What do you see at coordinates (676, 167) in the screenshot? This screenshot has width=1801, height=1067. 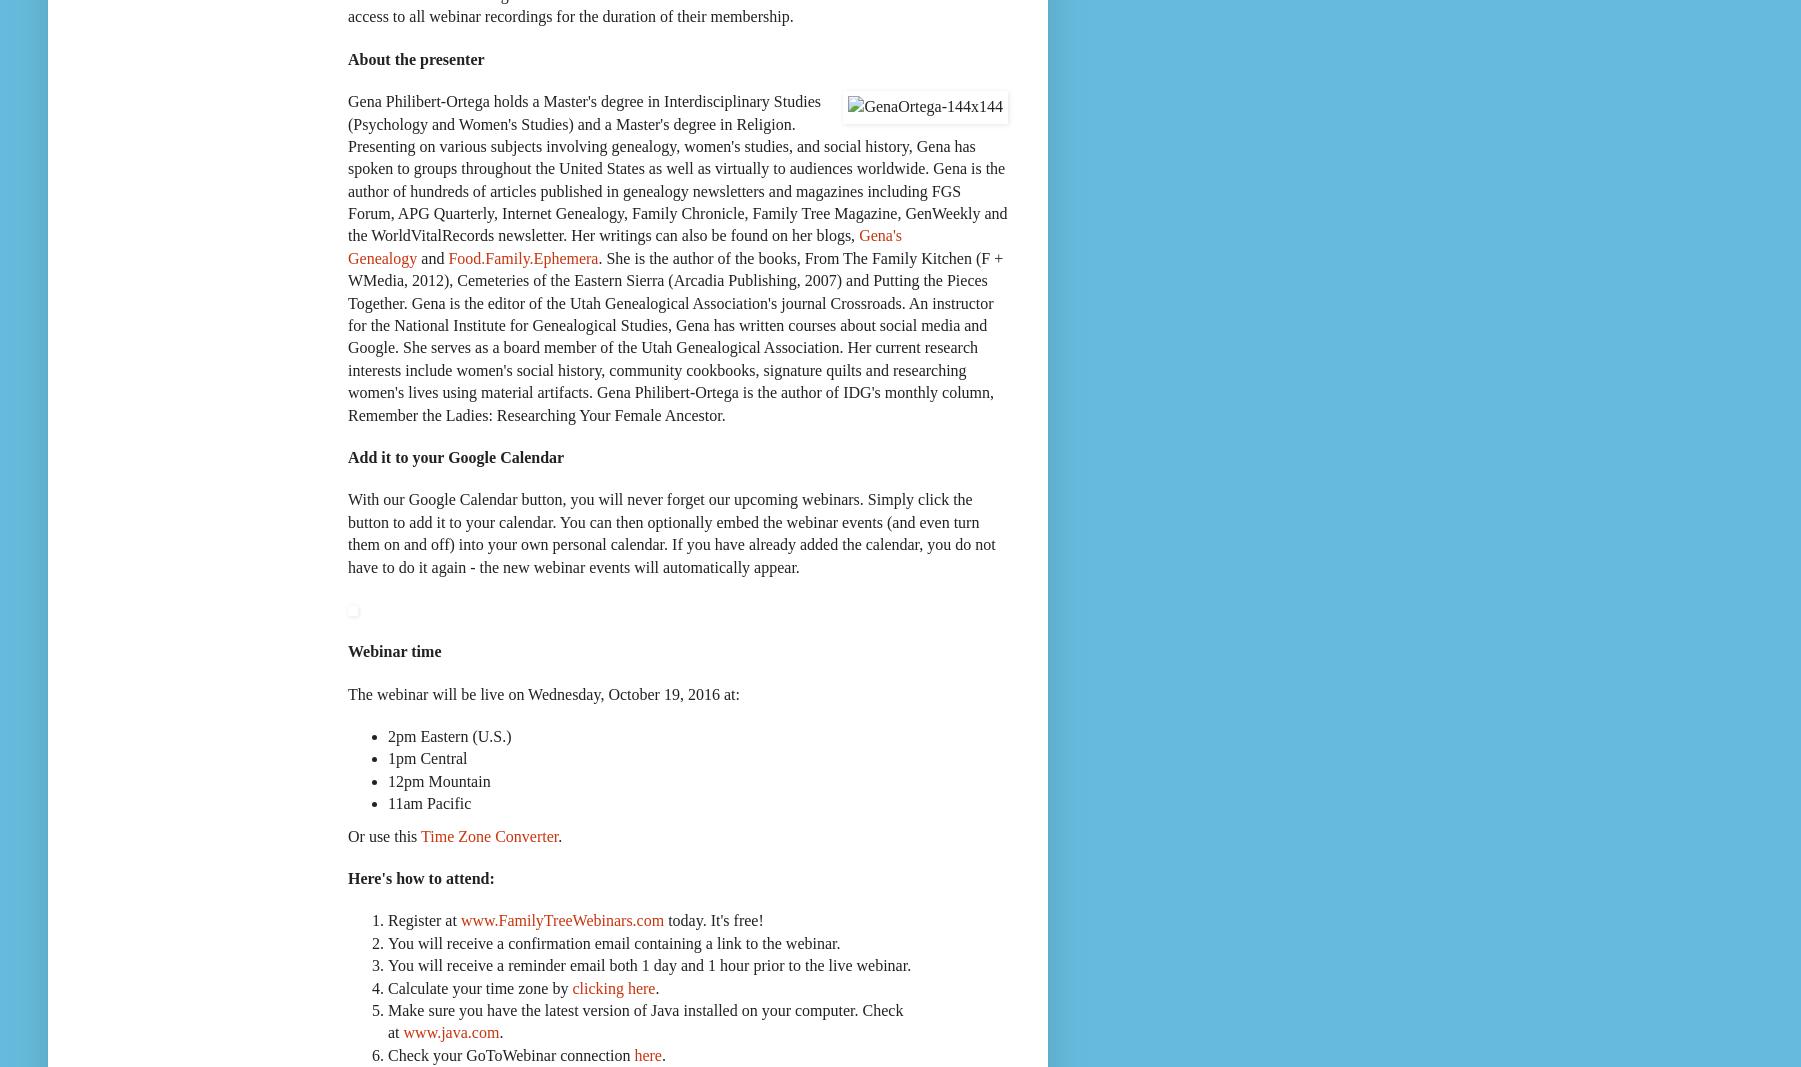 I see `'Gena Philibert-Ortega holds a Master's degree in Interdisciplinary Studies (Psychology and Women's Studies) and a Master's degree in Religion. Presenting on various subjects involving genealogy, women's studies, and social history, Gena has spoken to groups throughout the United States as well as virtually to audiences worldwide. Gena is the author of hundreds of articles published in genealogy newsletters and magazines including FGS Forum, APG Quarterly, Internet Genealogy, Family Chronicle, Family Tree Magazine, GenWeekly and the WorldVitalRecords newsletter. Her writings can also be found on her blogs,'` at bounding box center [676, 167].